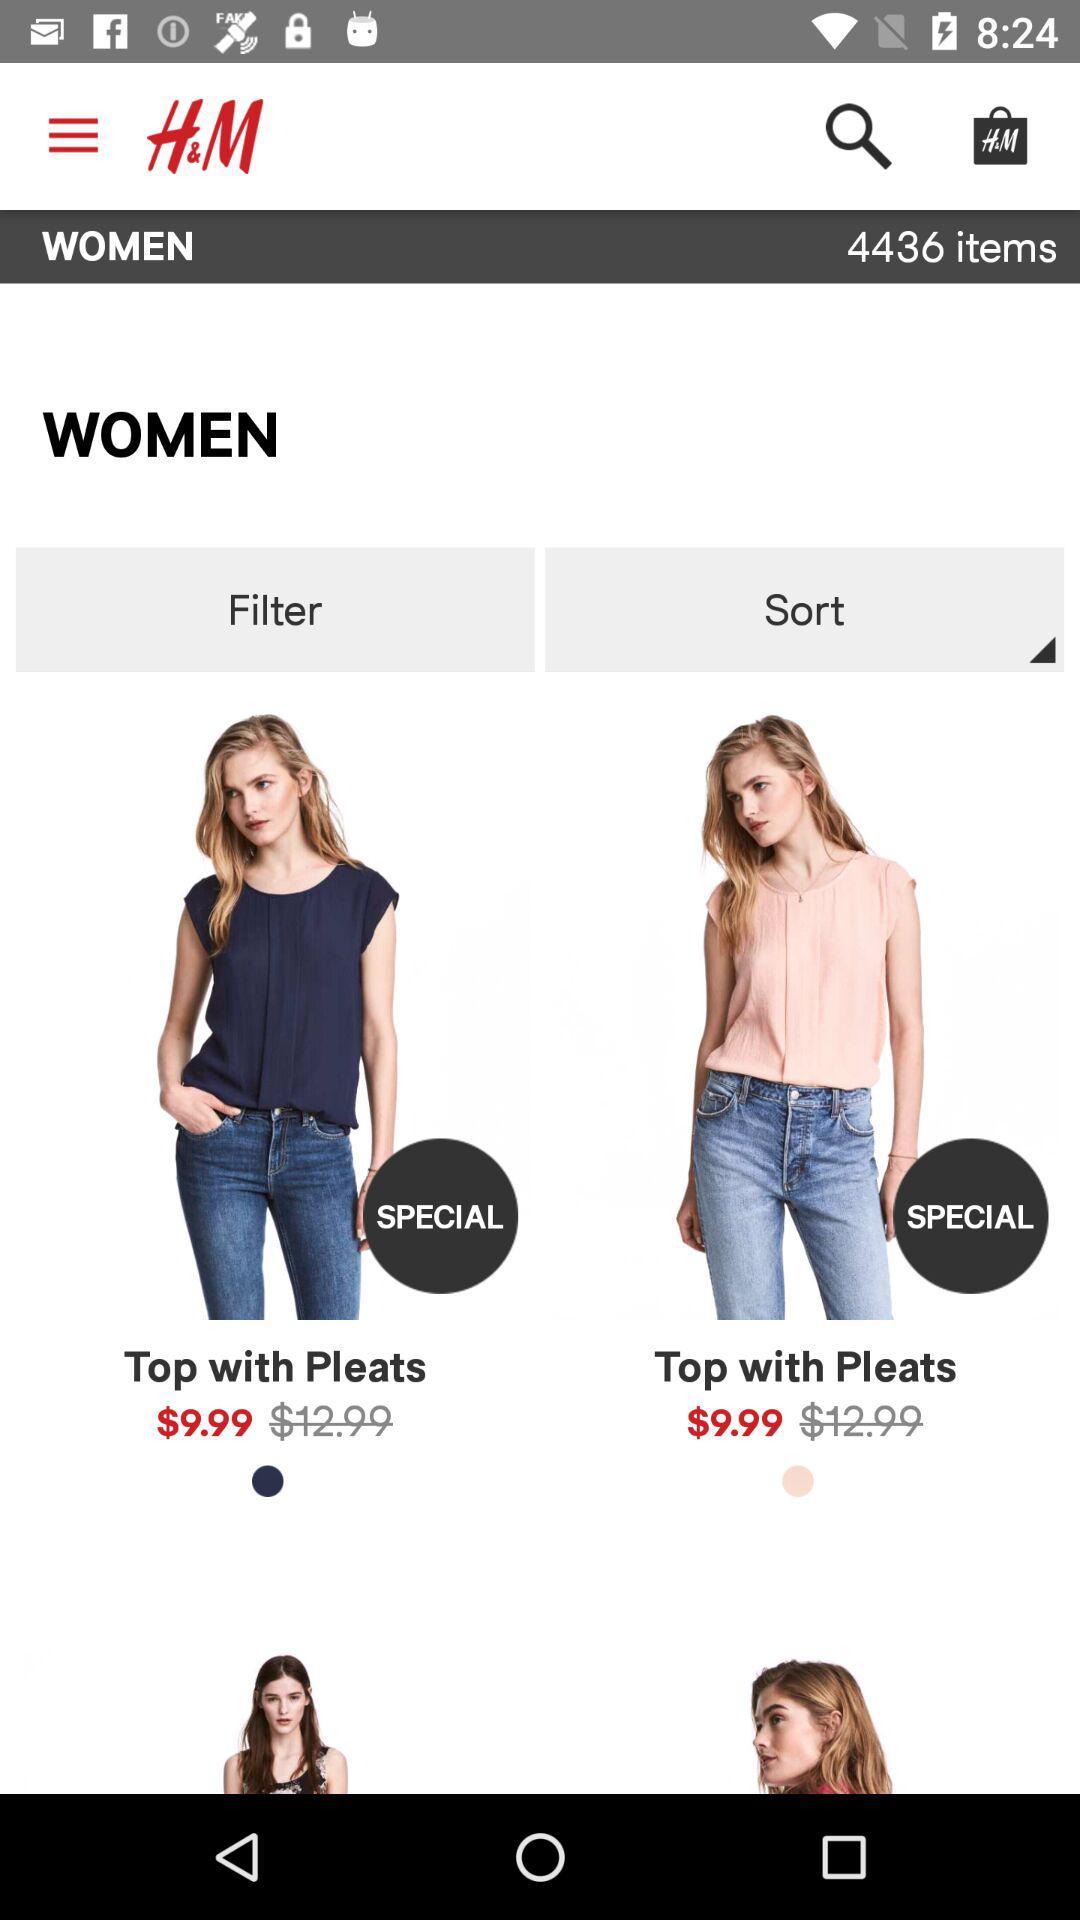 This screenshot has width=1080, height=1920. I want to click on the icon above the women item, so click(857, 135).